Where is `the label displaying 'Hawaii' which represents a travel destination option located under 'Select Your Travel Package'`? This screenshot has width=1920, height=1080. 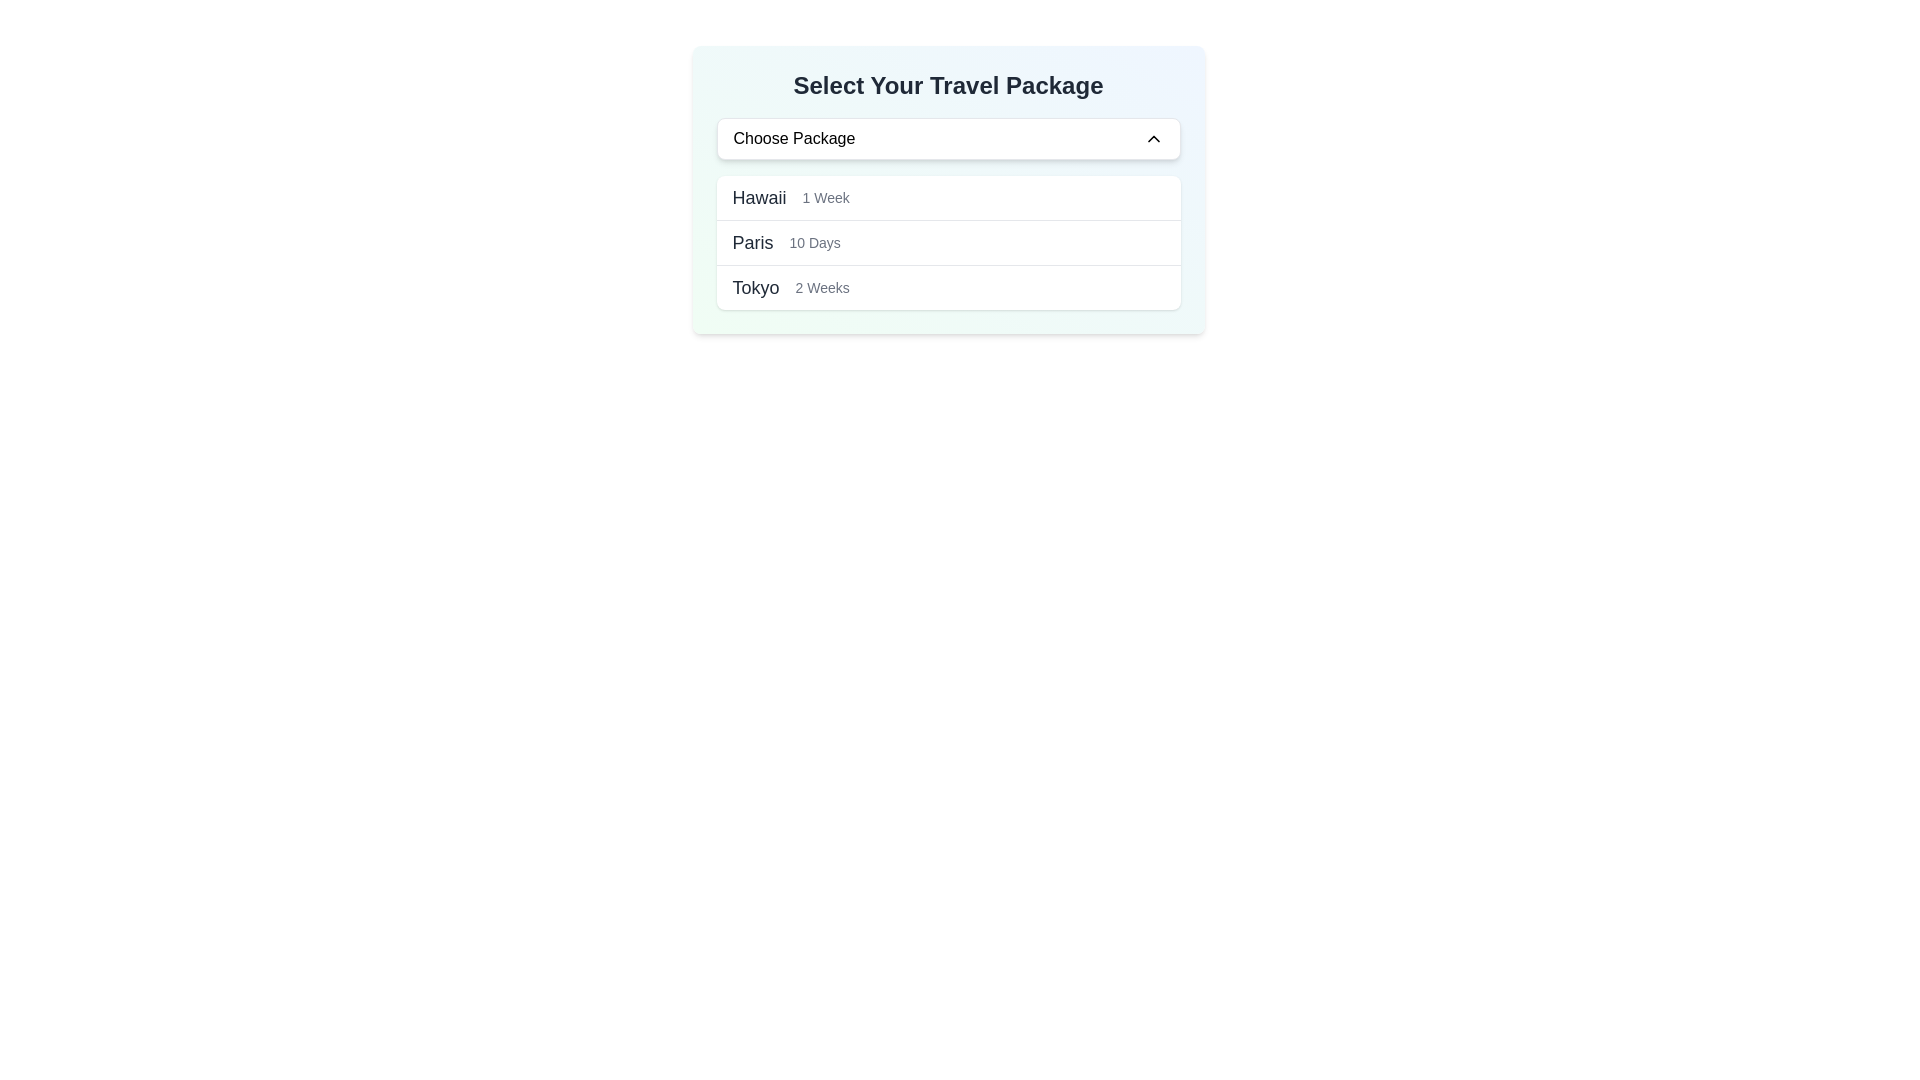
the label displaying 'Hawaii' which represents a travel destination option located under 'Select Your Travel Package' is located at coordinates (758, 197).